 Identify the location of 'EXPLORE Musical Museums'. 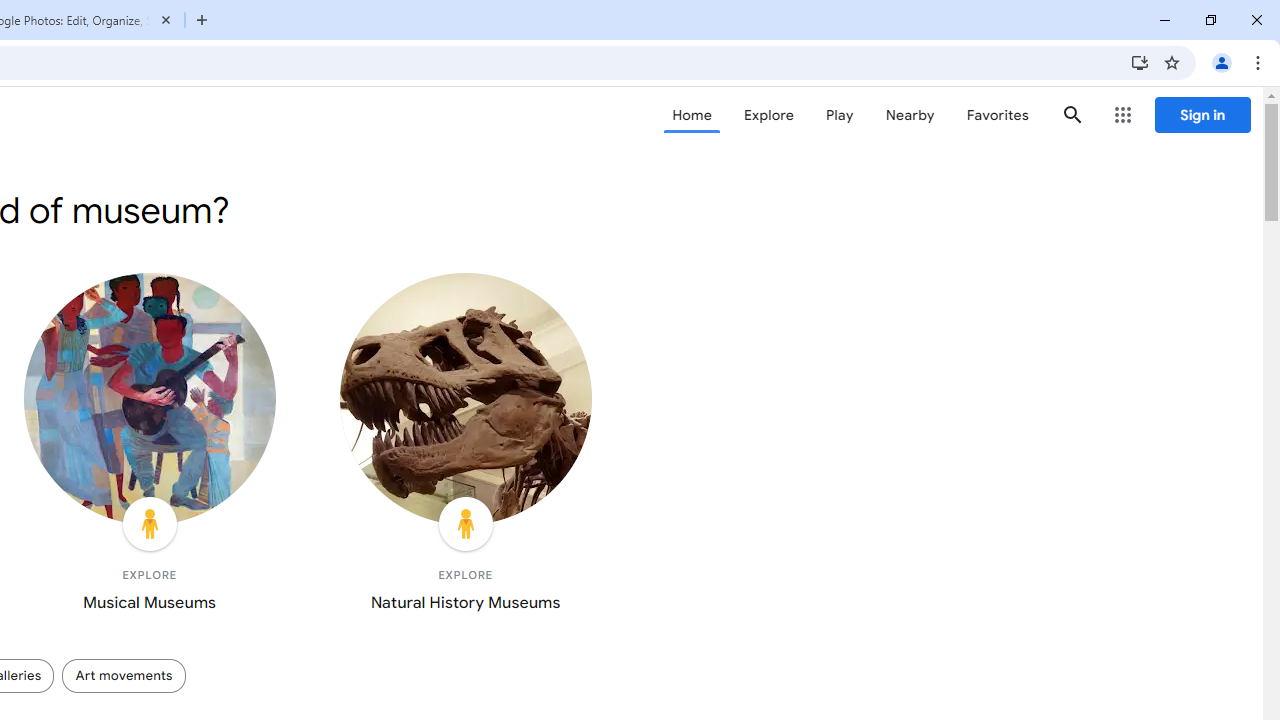
(148, 446).